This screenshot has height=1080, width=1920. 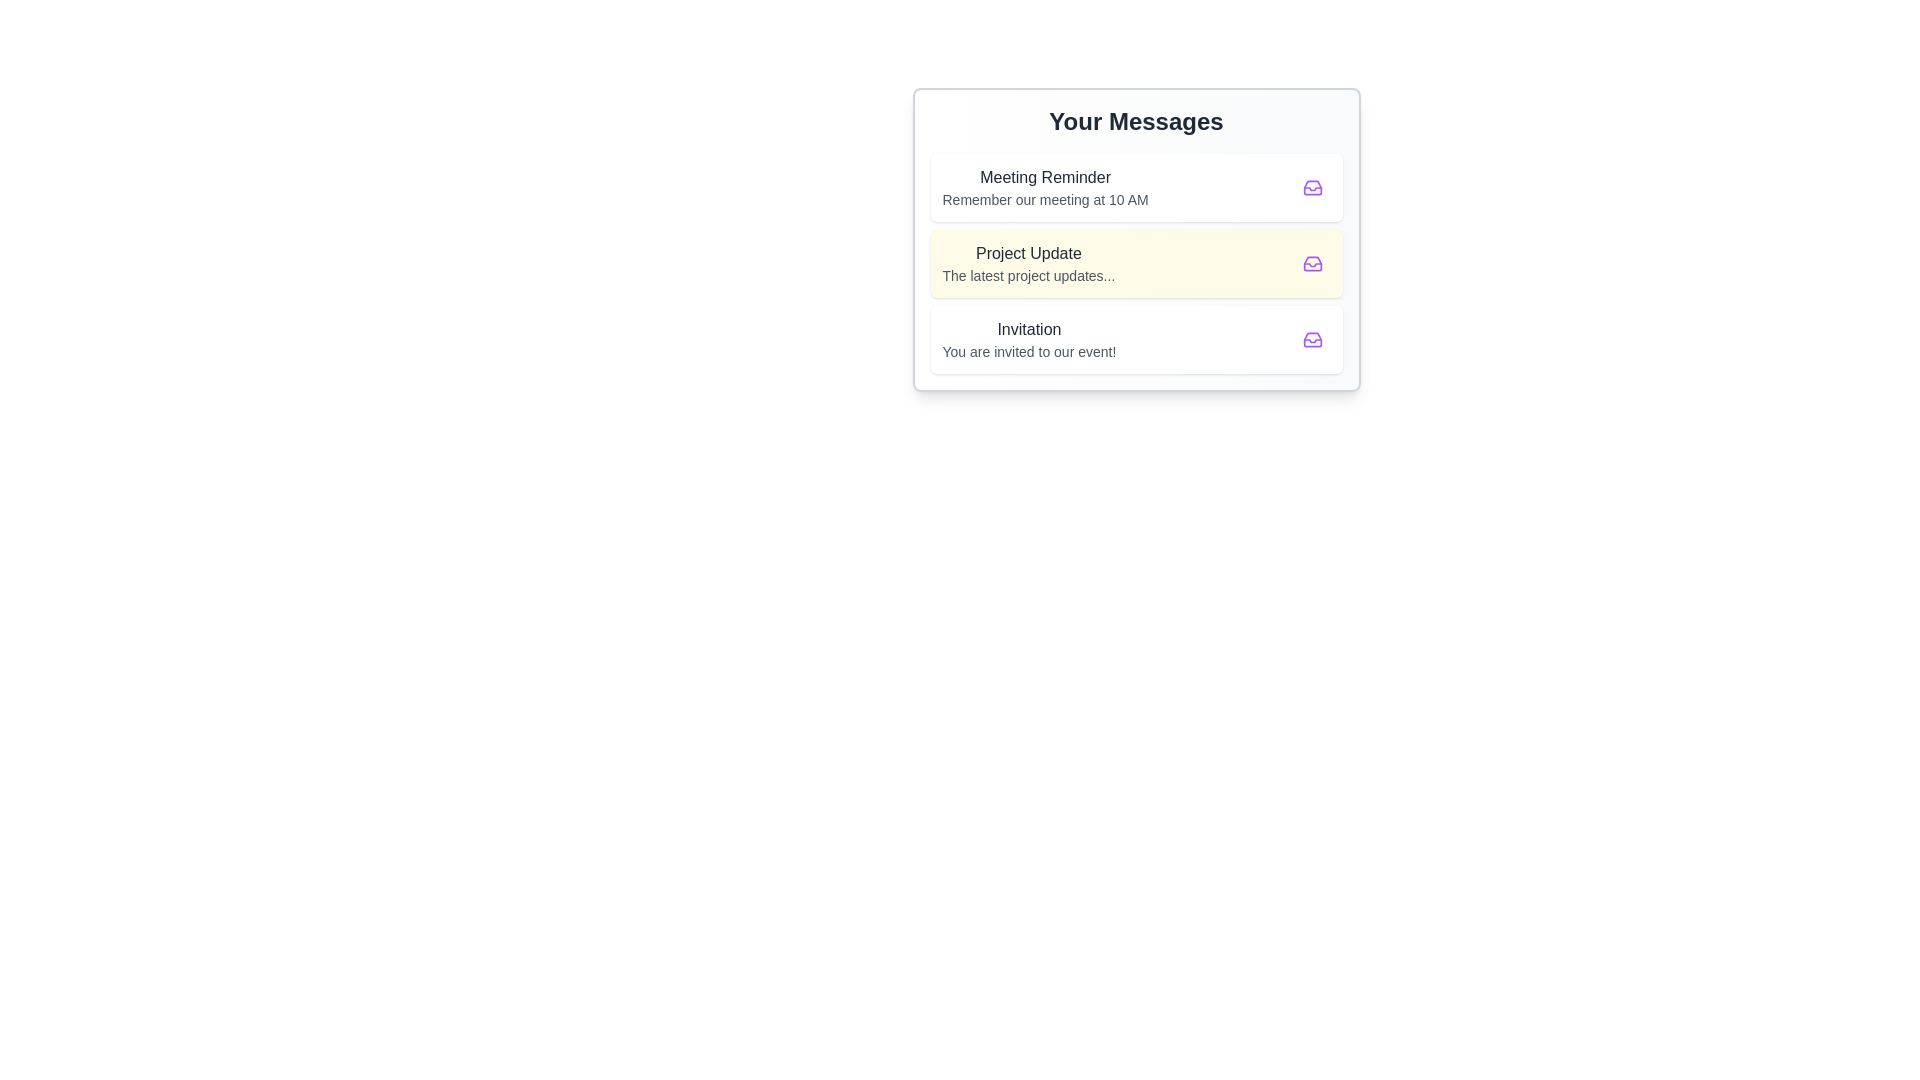 What do you see at coordinates (1312, 188) in the screenshot?
I see `the button to view the details of the message titled 'Meeting Reminder'` at bounding box center [1312, 188].